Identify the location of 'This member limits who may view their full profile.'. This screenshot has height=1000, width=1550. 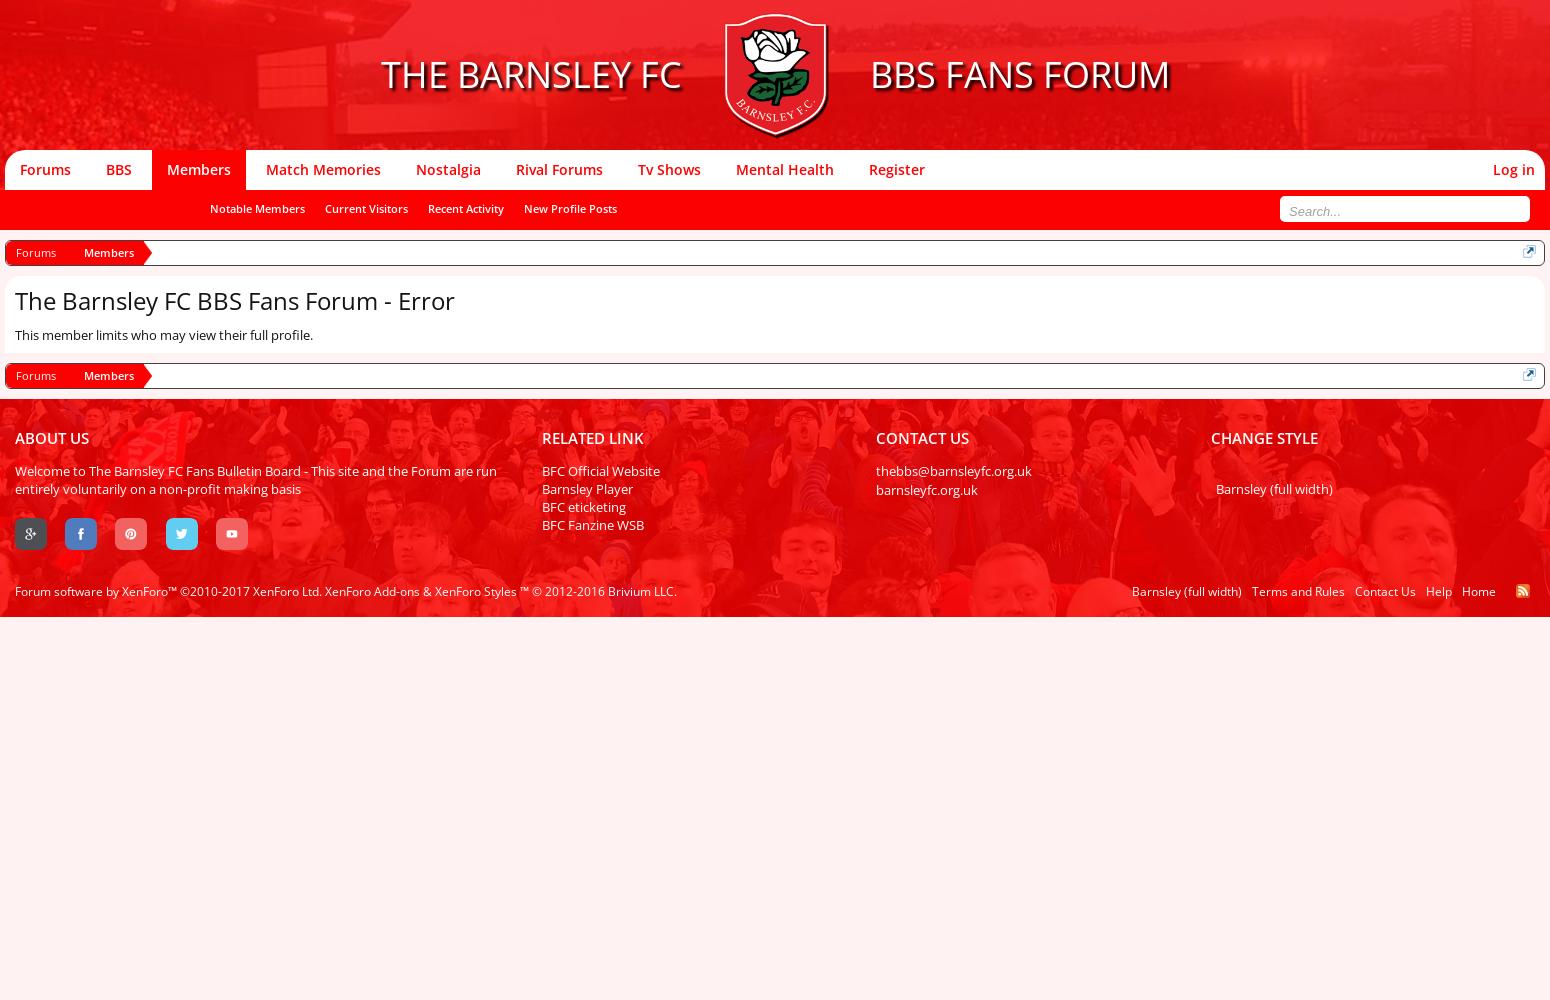
(162, 333).